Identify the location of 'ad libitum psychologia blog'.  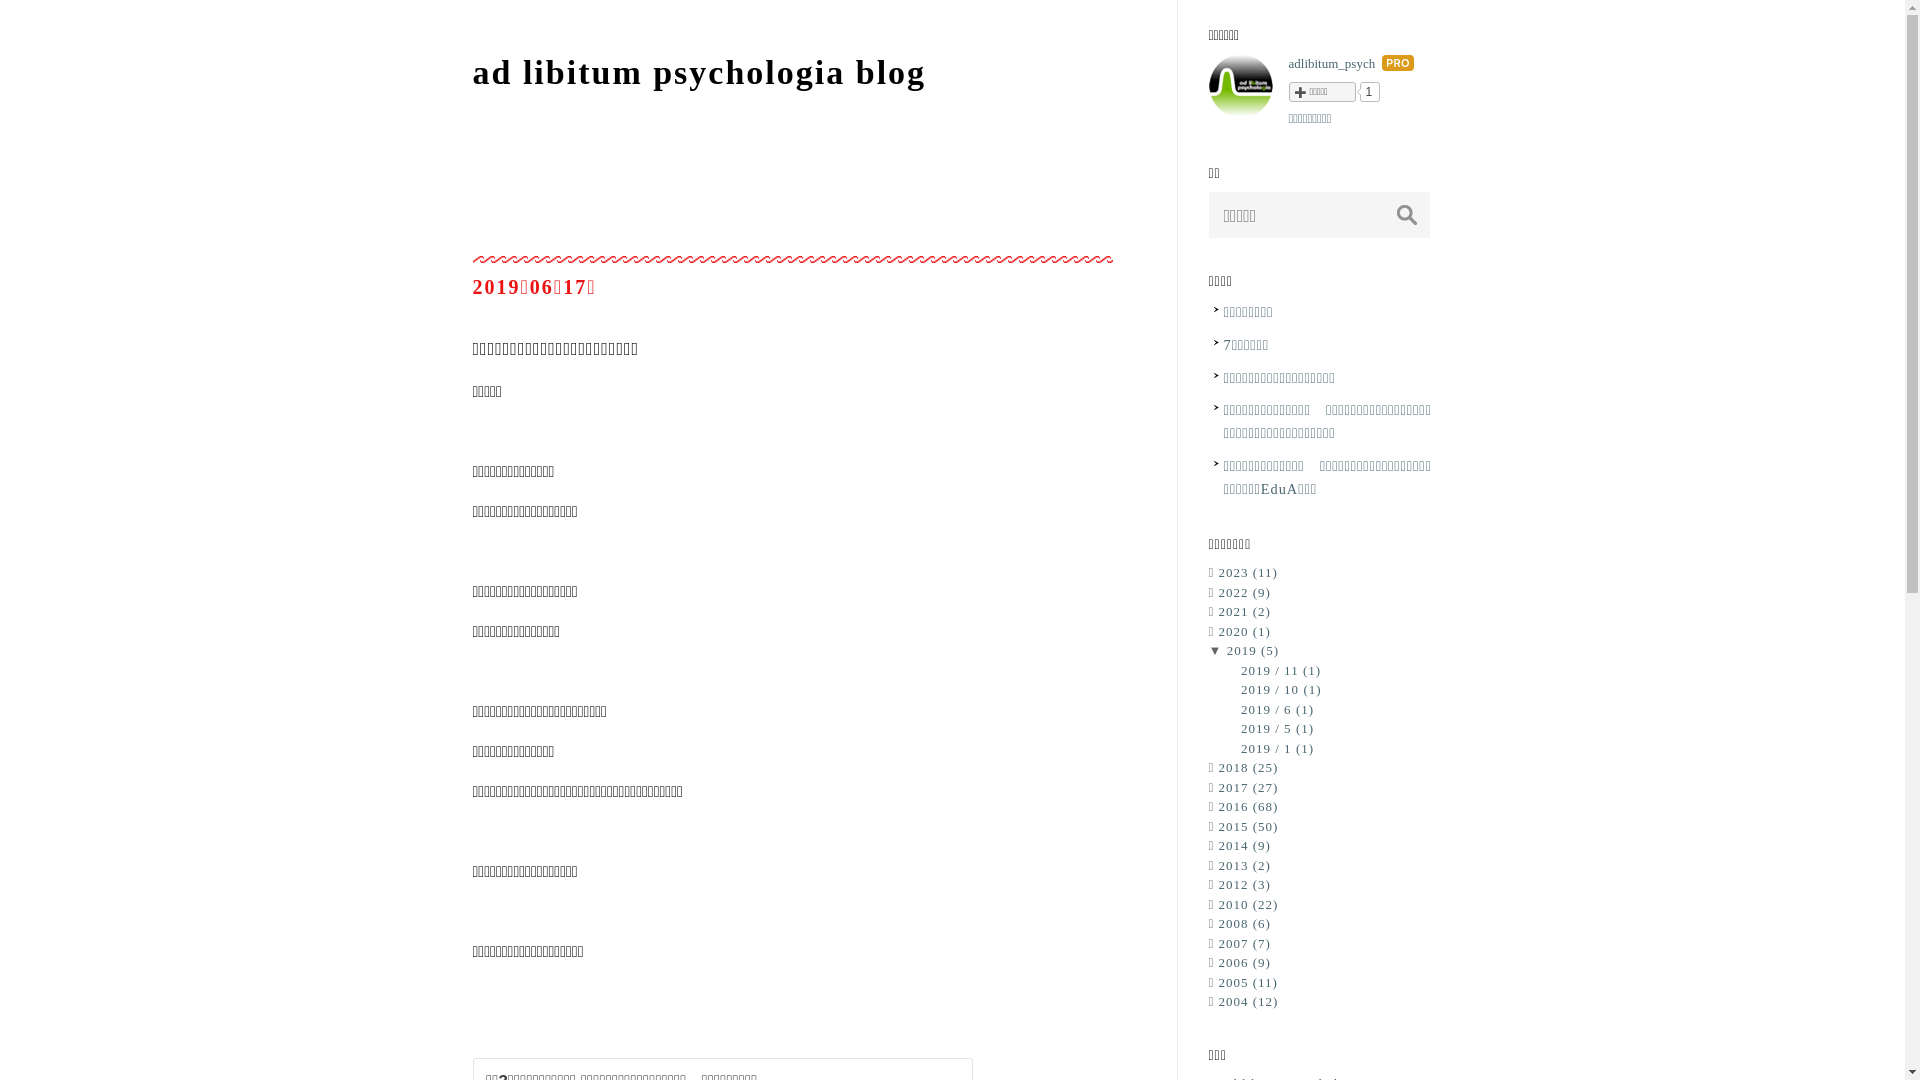
(699, 71).